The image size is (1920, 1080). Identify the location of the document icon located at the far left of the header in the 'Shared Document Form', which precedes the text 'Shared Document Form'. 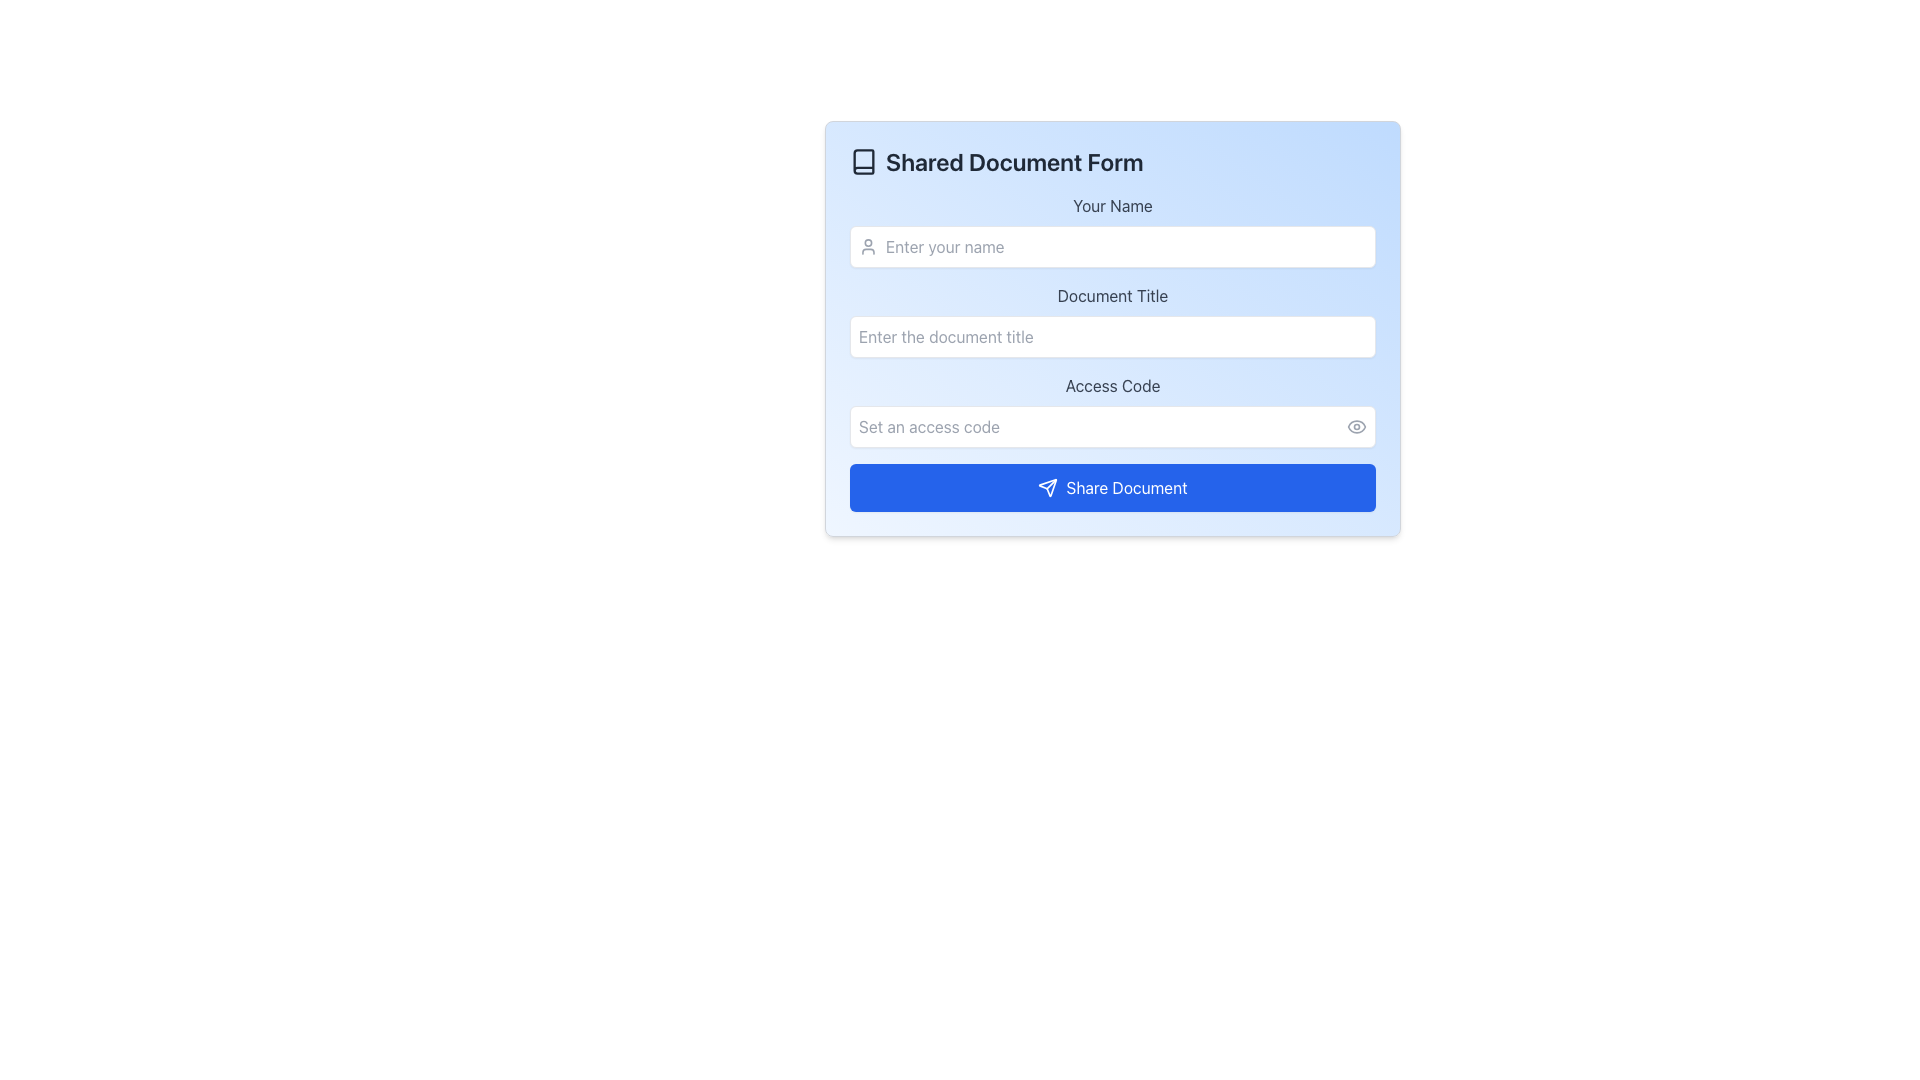
(864, 161).